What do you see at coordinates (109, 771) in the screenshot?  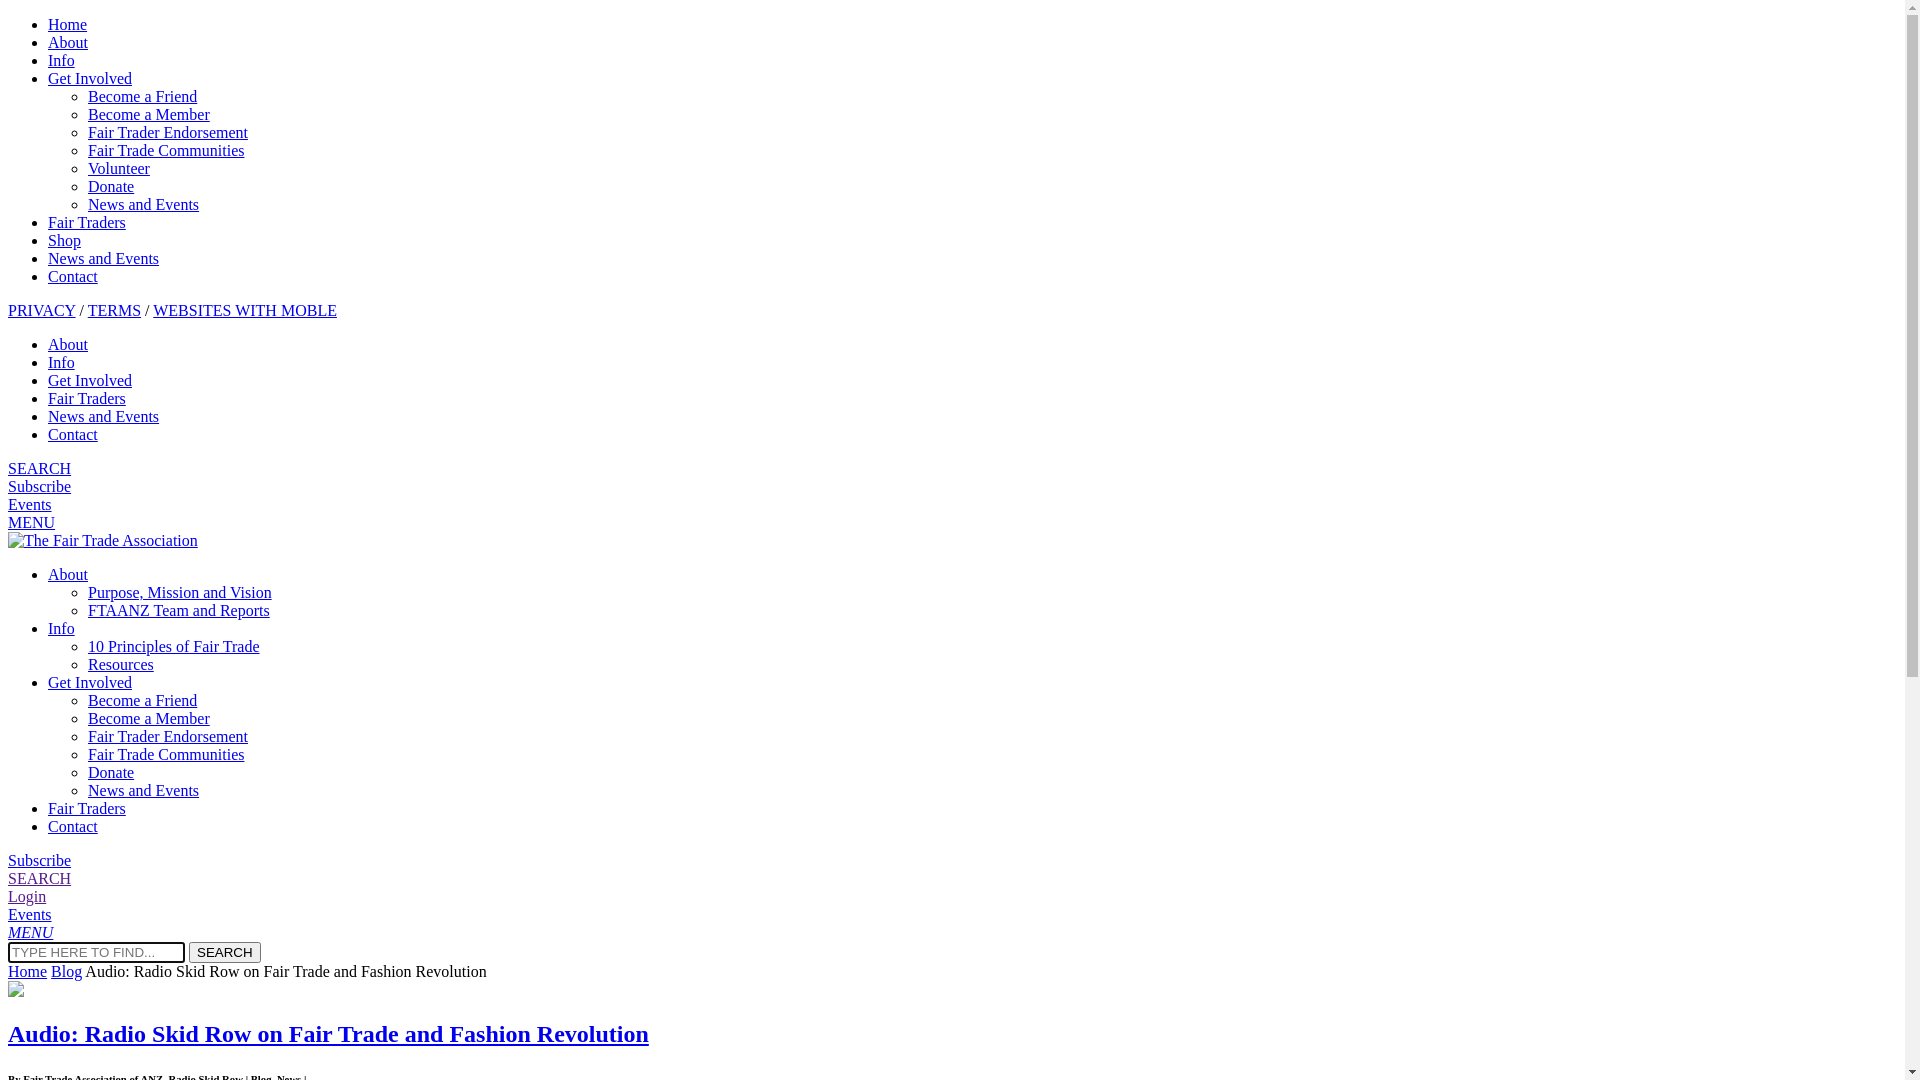 I see `'Donate'` at bounding box center [109, 771].